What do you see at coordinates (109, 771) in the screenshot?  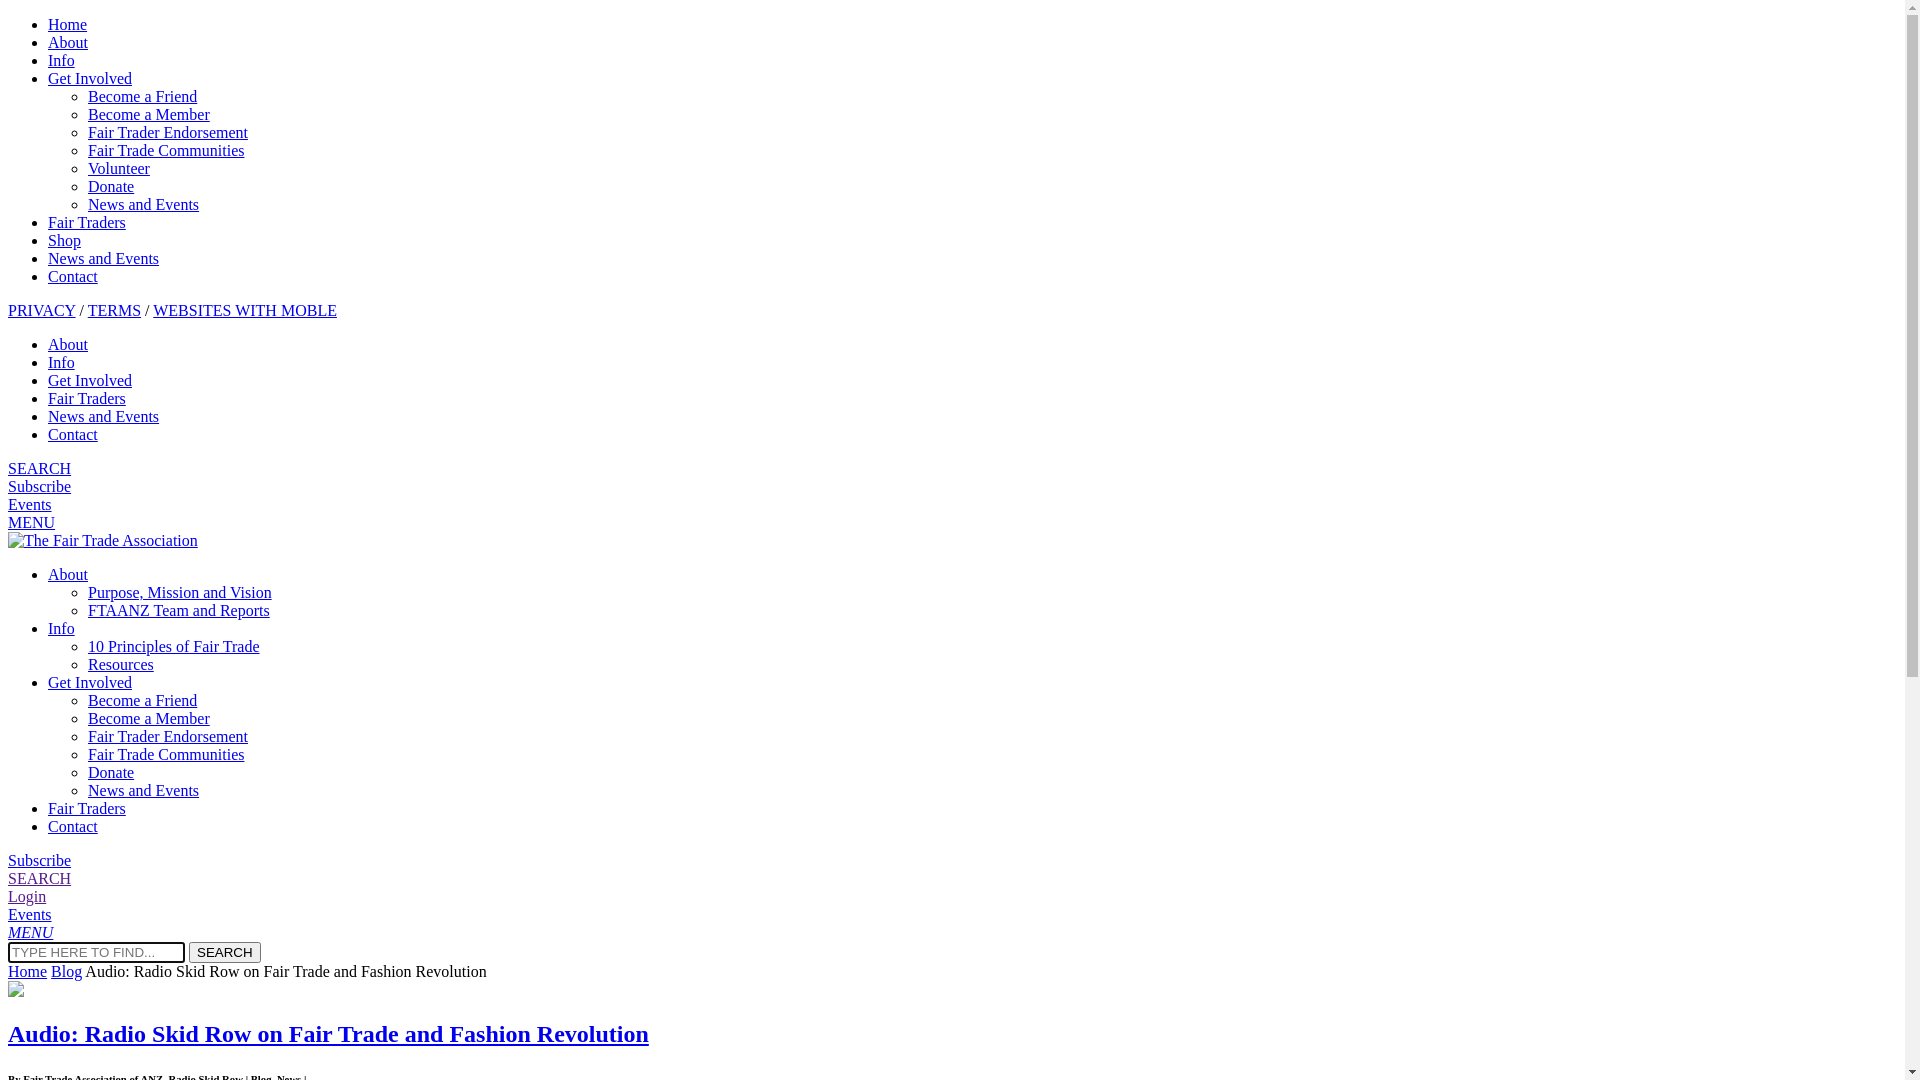 I see `'Donate'` at bounding box center [109, 771].